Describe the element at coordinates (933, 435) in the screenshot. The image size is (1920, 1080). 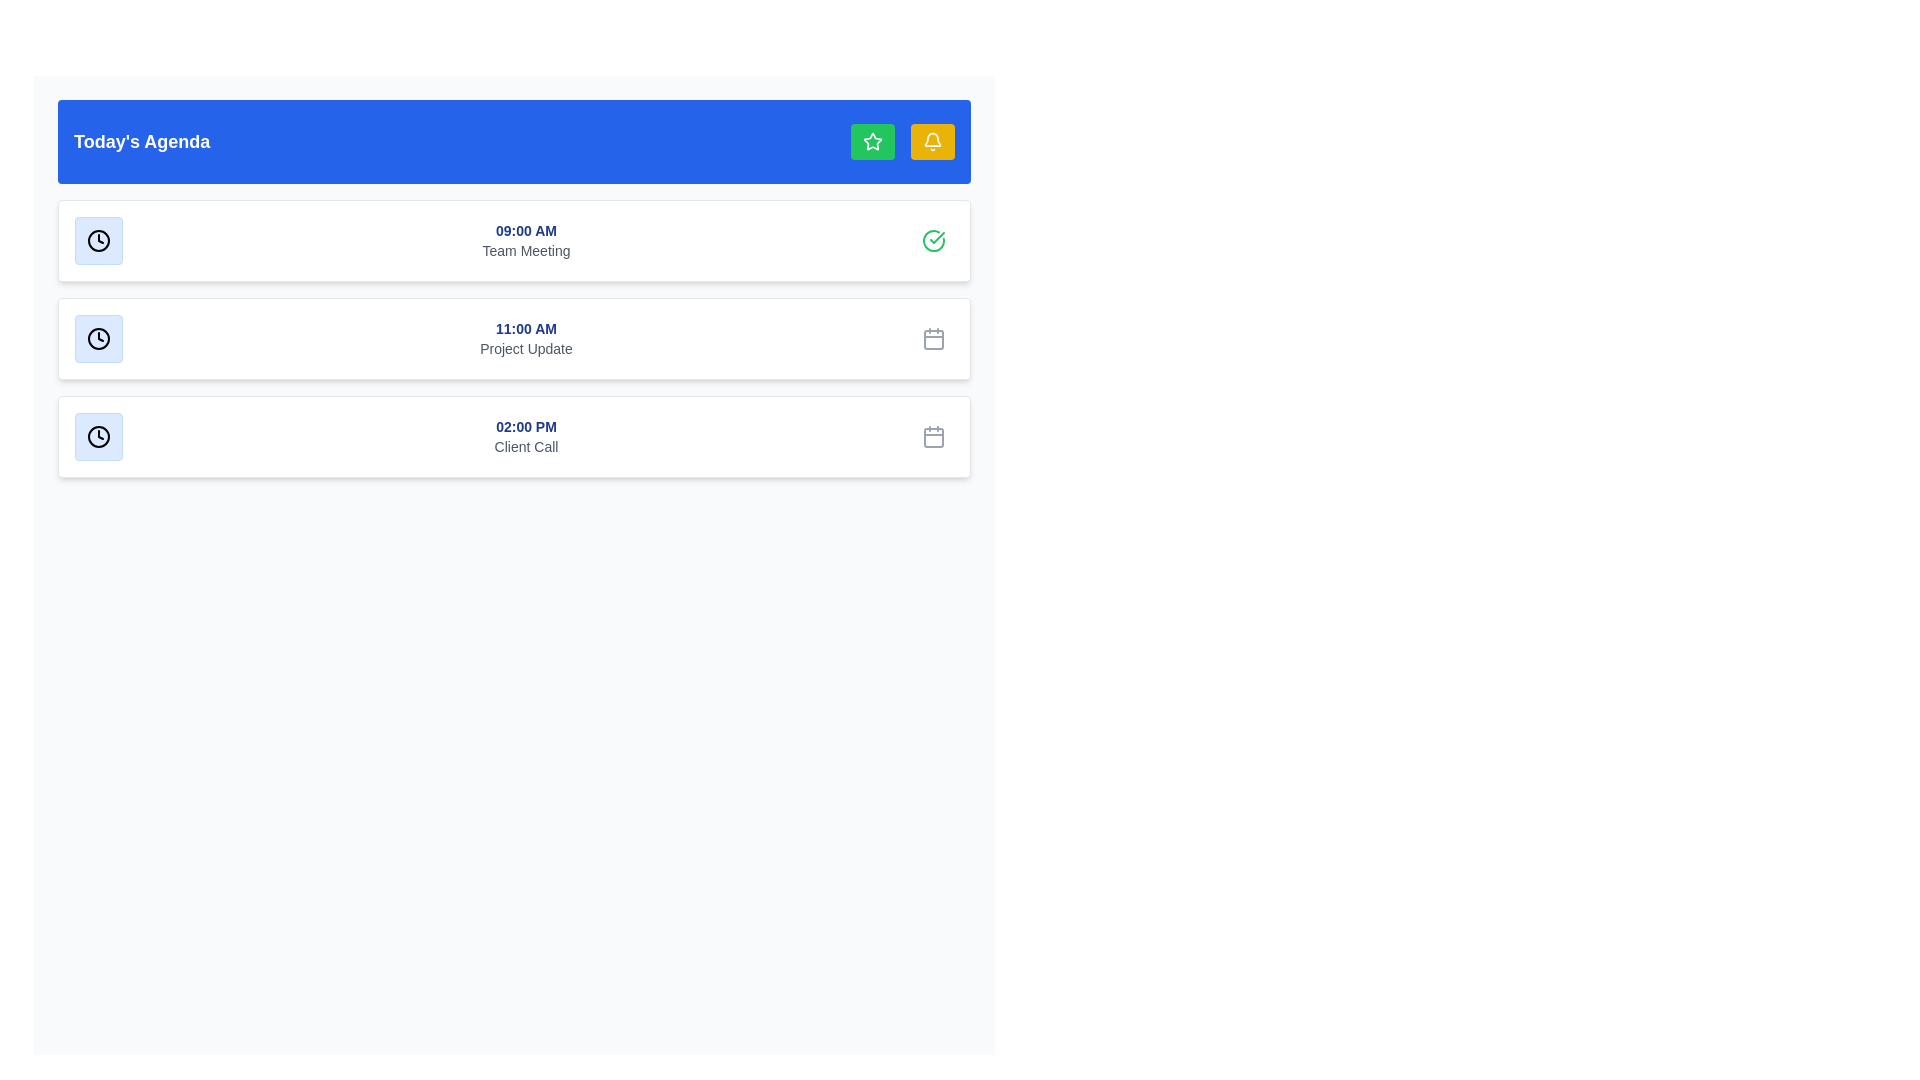
I see `the calendar icon located in the lower right corner of the third row, which is associated with the 'Client Call' scheduled at 2:00 PM` at that location.